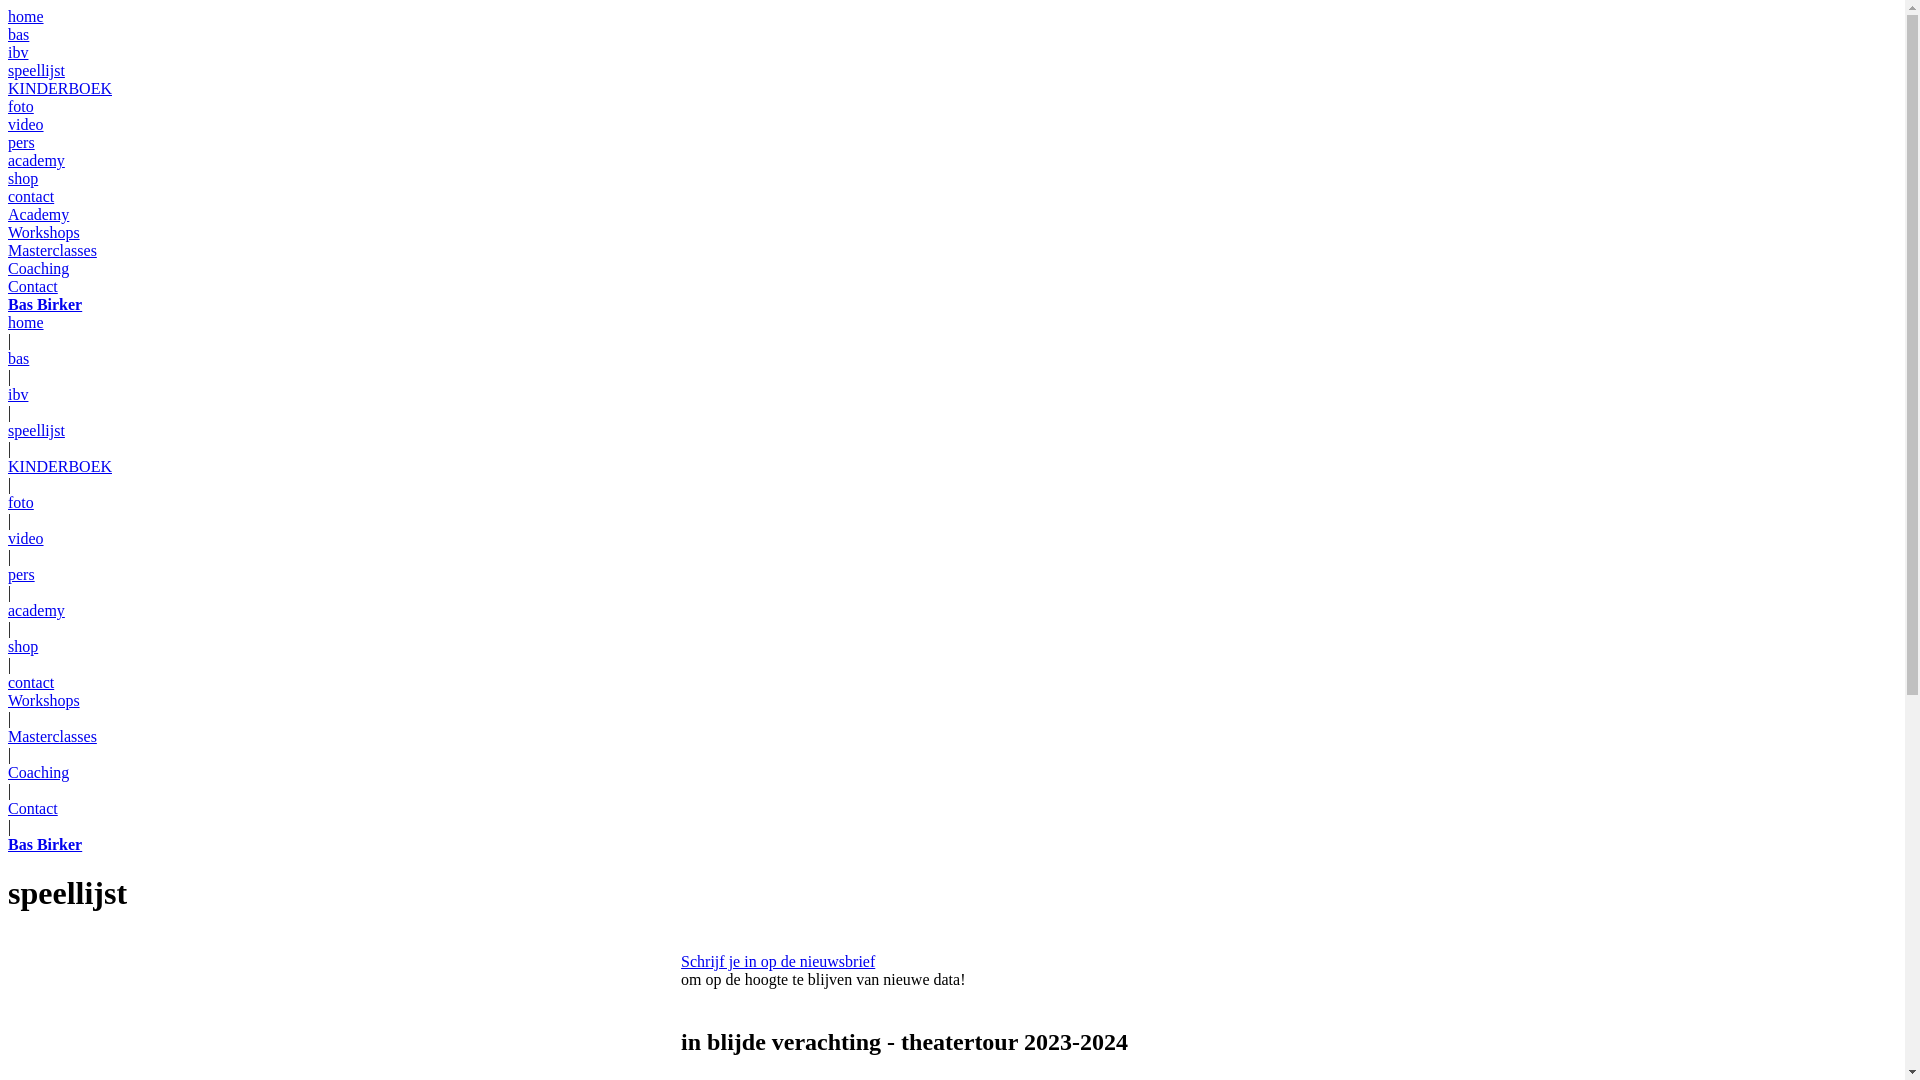  I want to click on 'shop', so click(23, 646).